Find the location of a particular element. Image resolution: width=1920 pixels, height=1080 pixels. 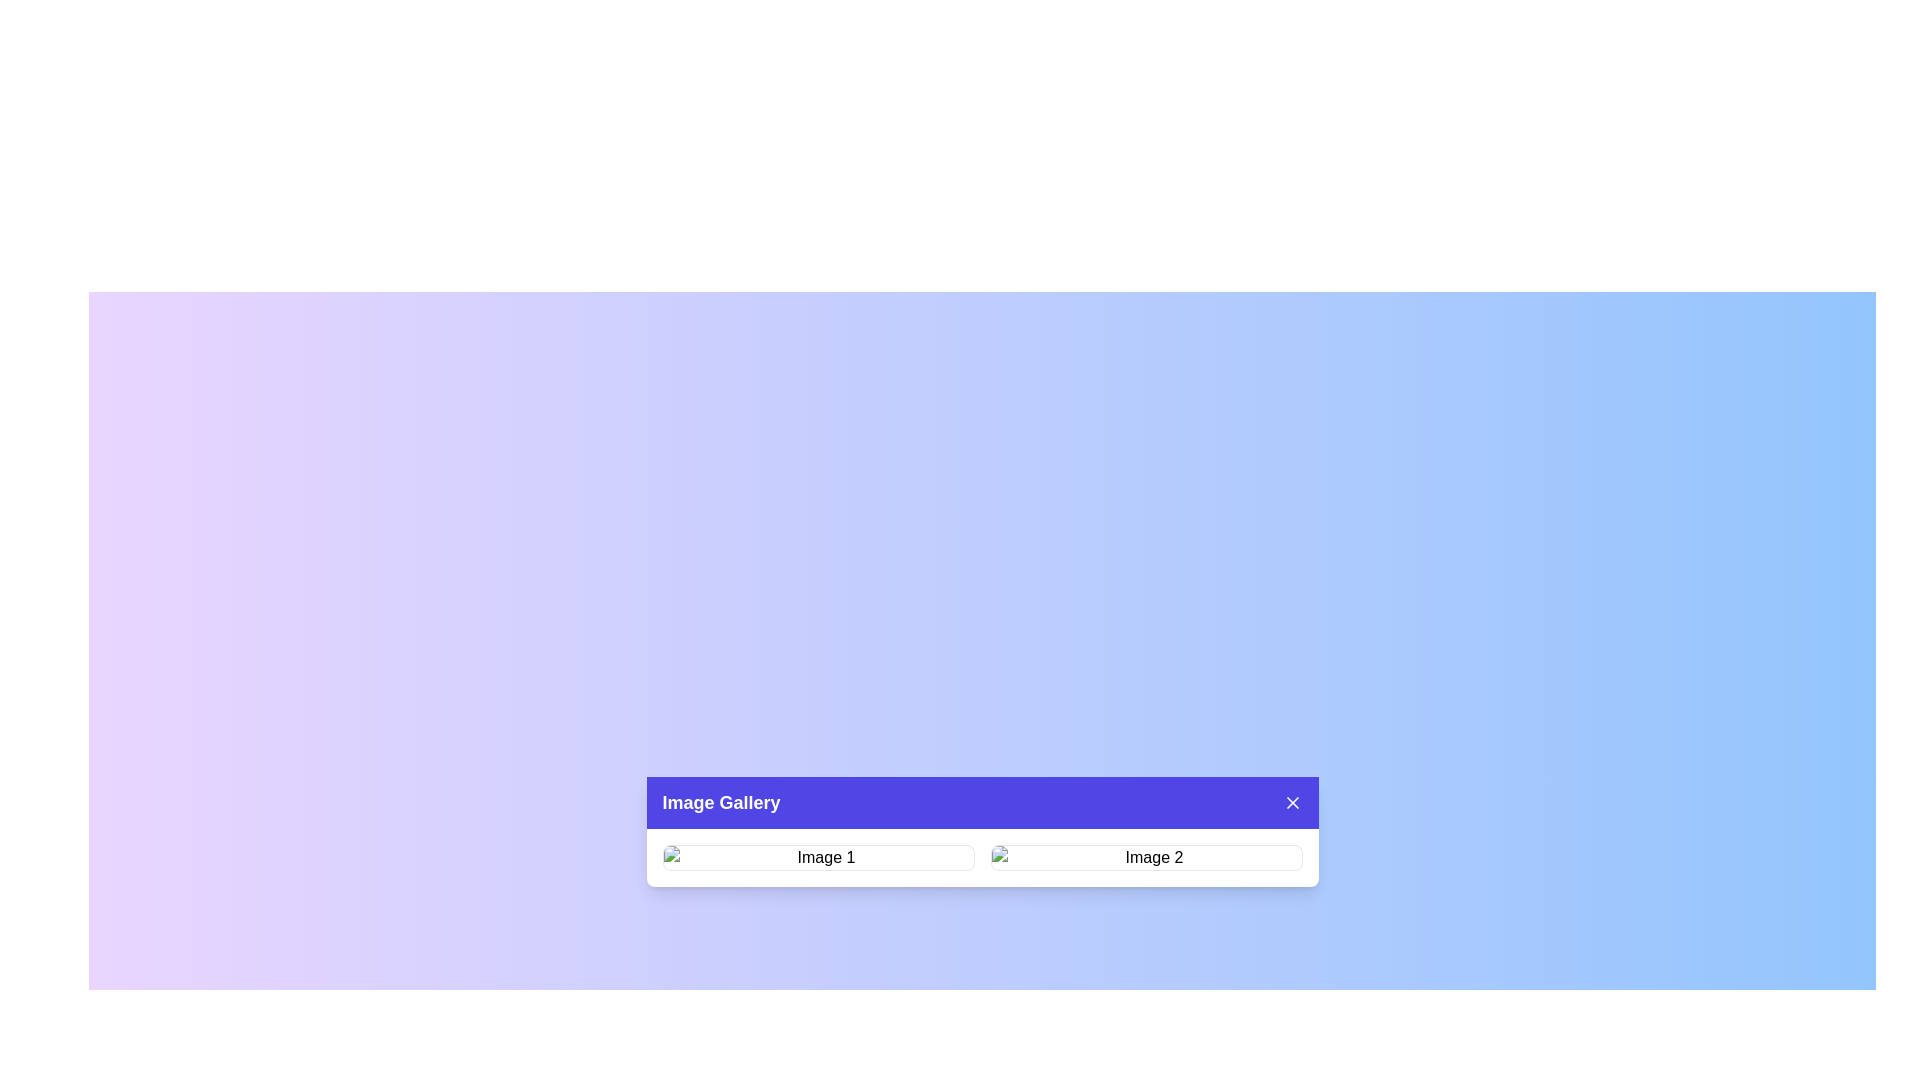

the image labeled Image 2 to observe its hover effect is located at coordinates (1146, 856).